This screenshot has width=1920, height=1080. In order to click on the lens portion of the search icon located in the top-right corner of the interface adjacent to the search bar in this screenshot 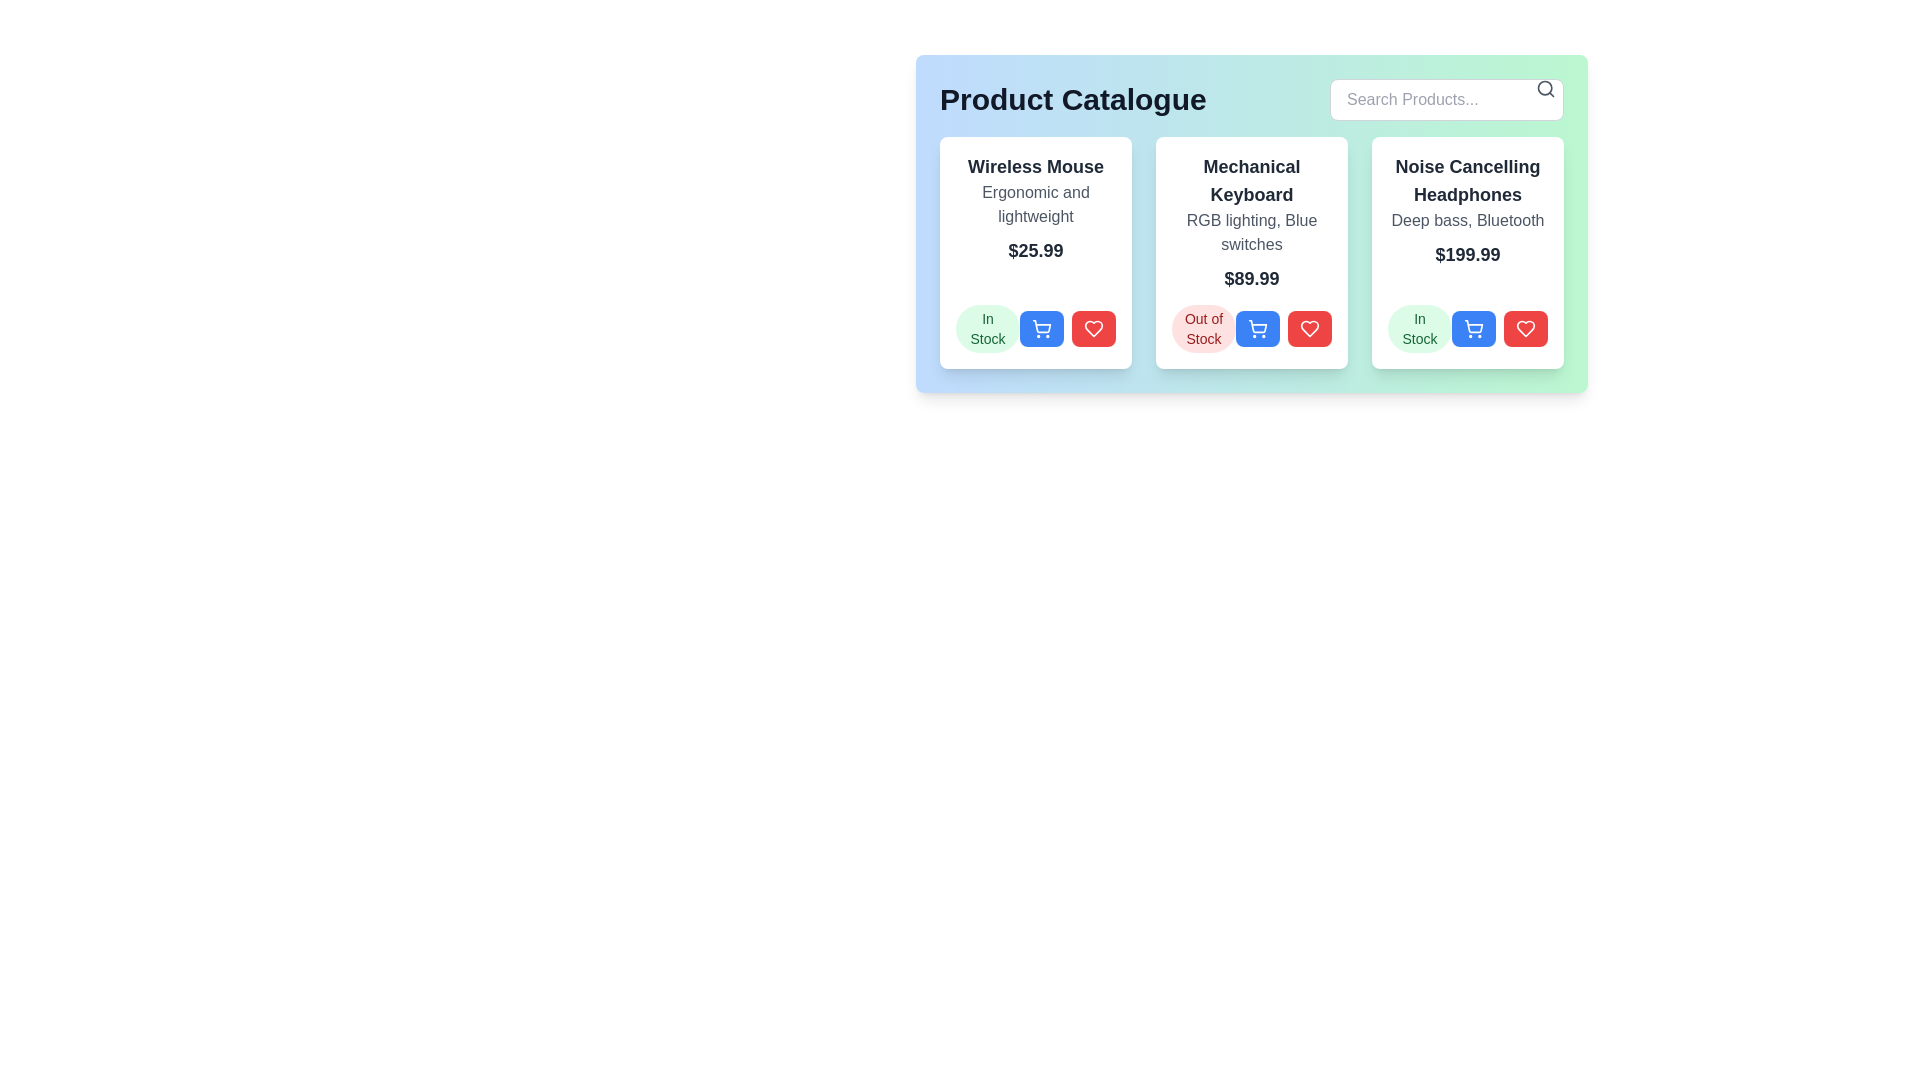, I will do `click(1544, 87)`.